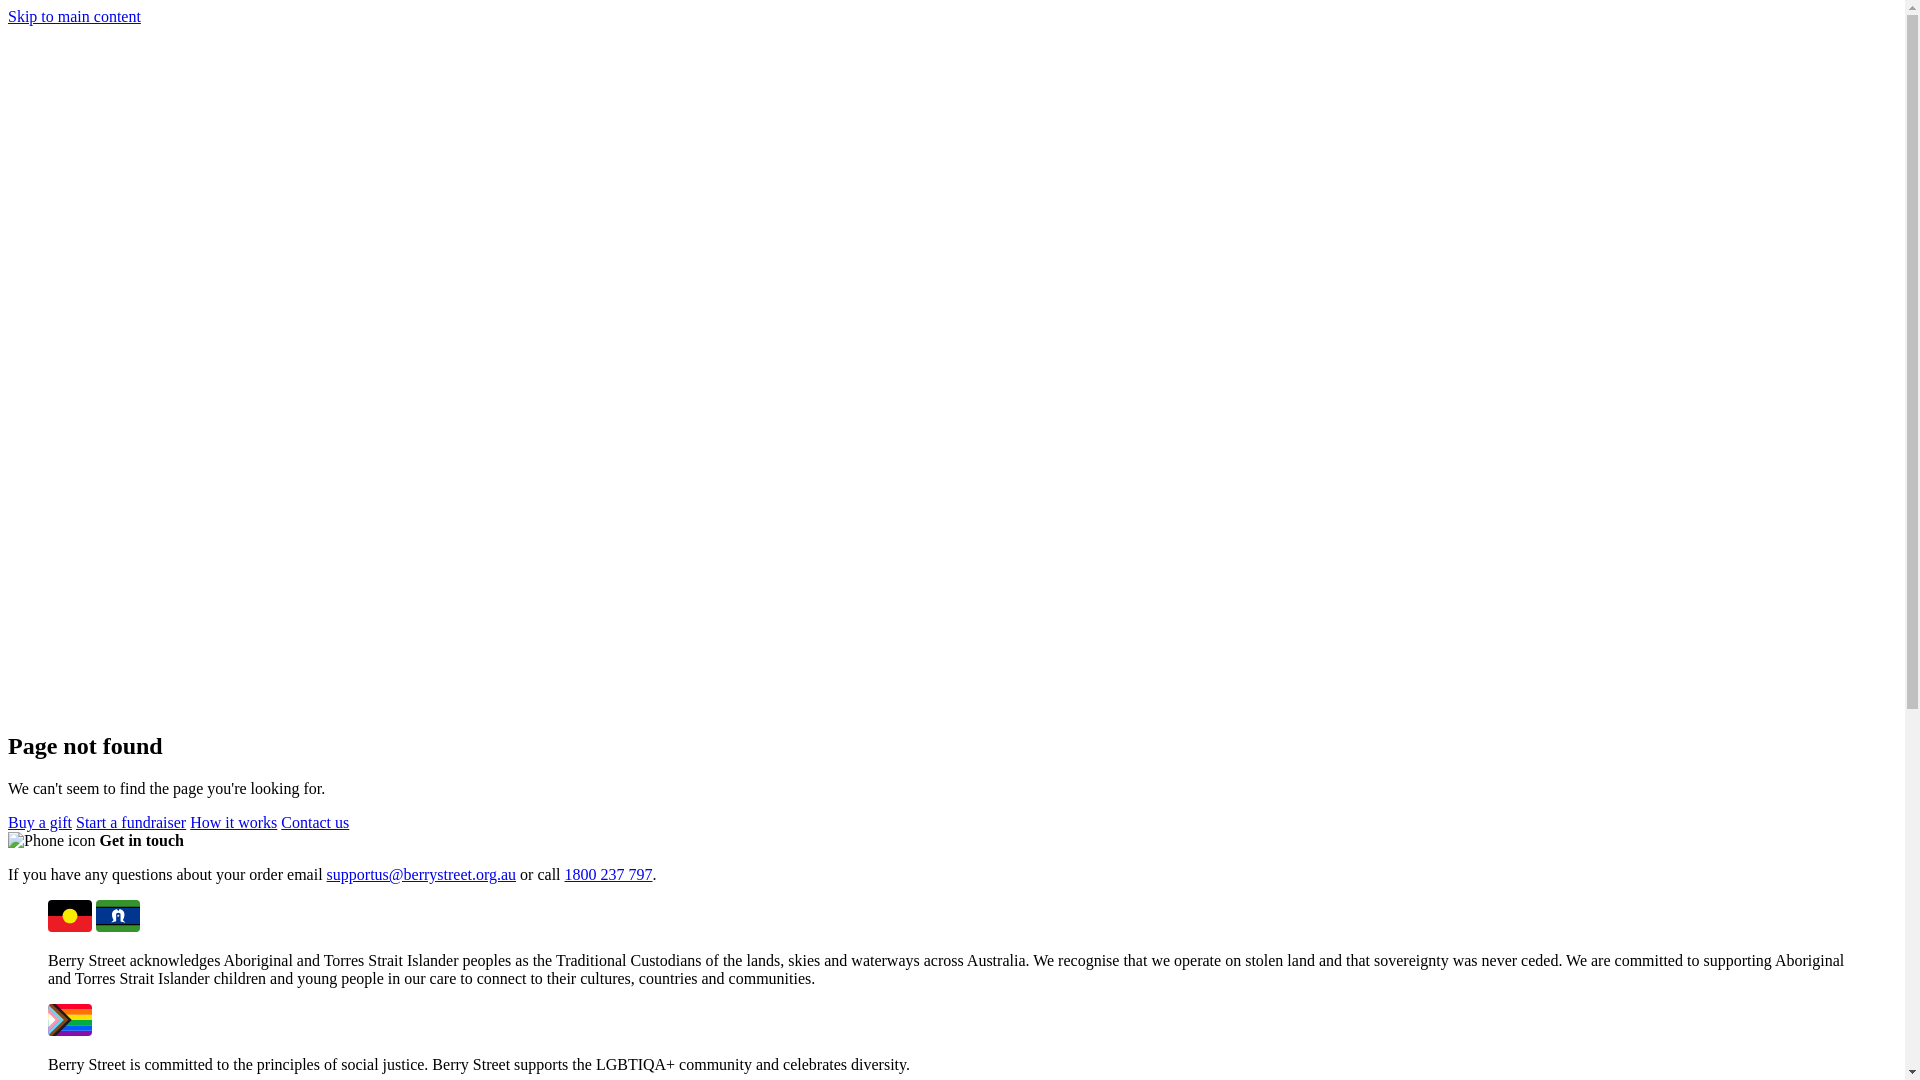 This screenshot has height=1080, width=1920. Describe the element at coordinates (421, 873) in the screenshot. I see `'supportus@berrystreet.org.au'` at that location.